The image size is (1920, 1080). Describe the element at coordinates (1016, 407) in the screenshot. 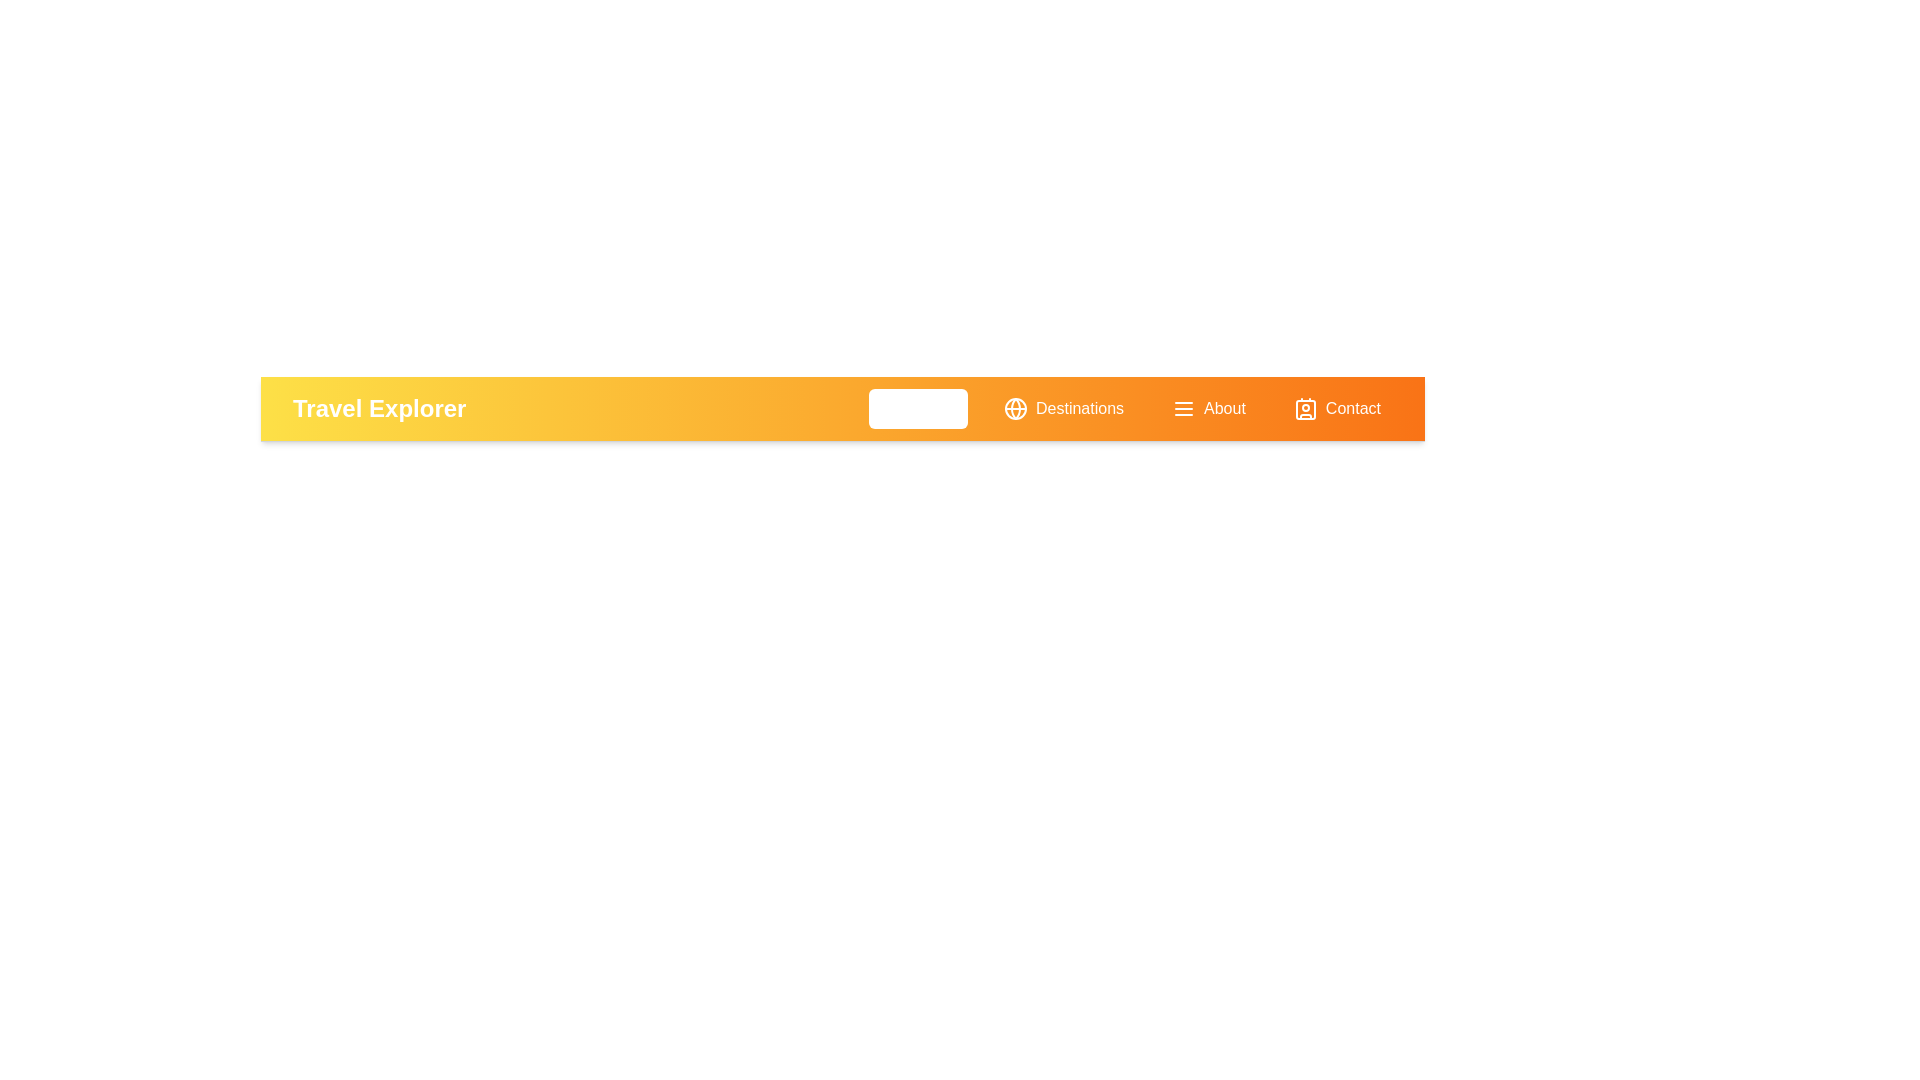

I see `the 'Destinations' navigation icon located` at that location.